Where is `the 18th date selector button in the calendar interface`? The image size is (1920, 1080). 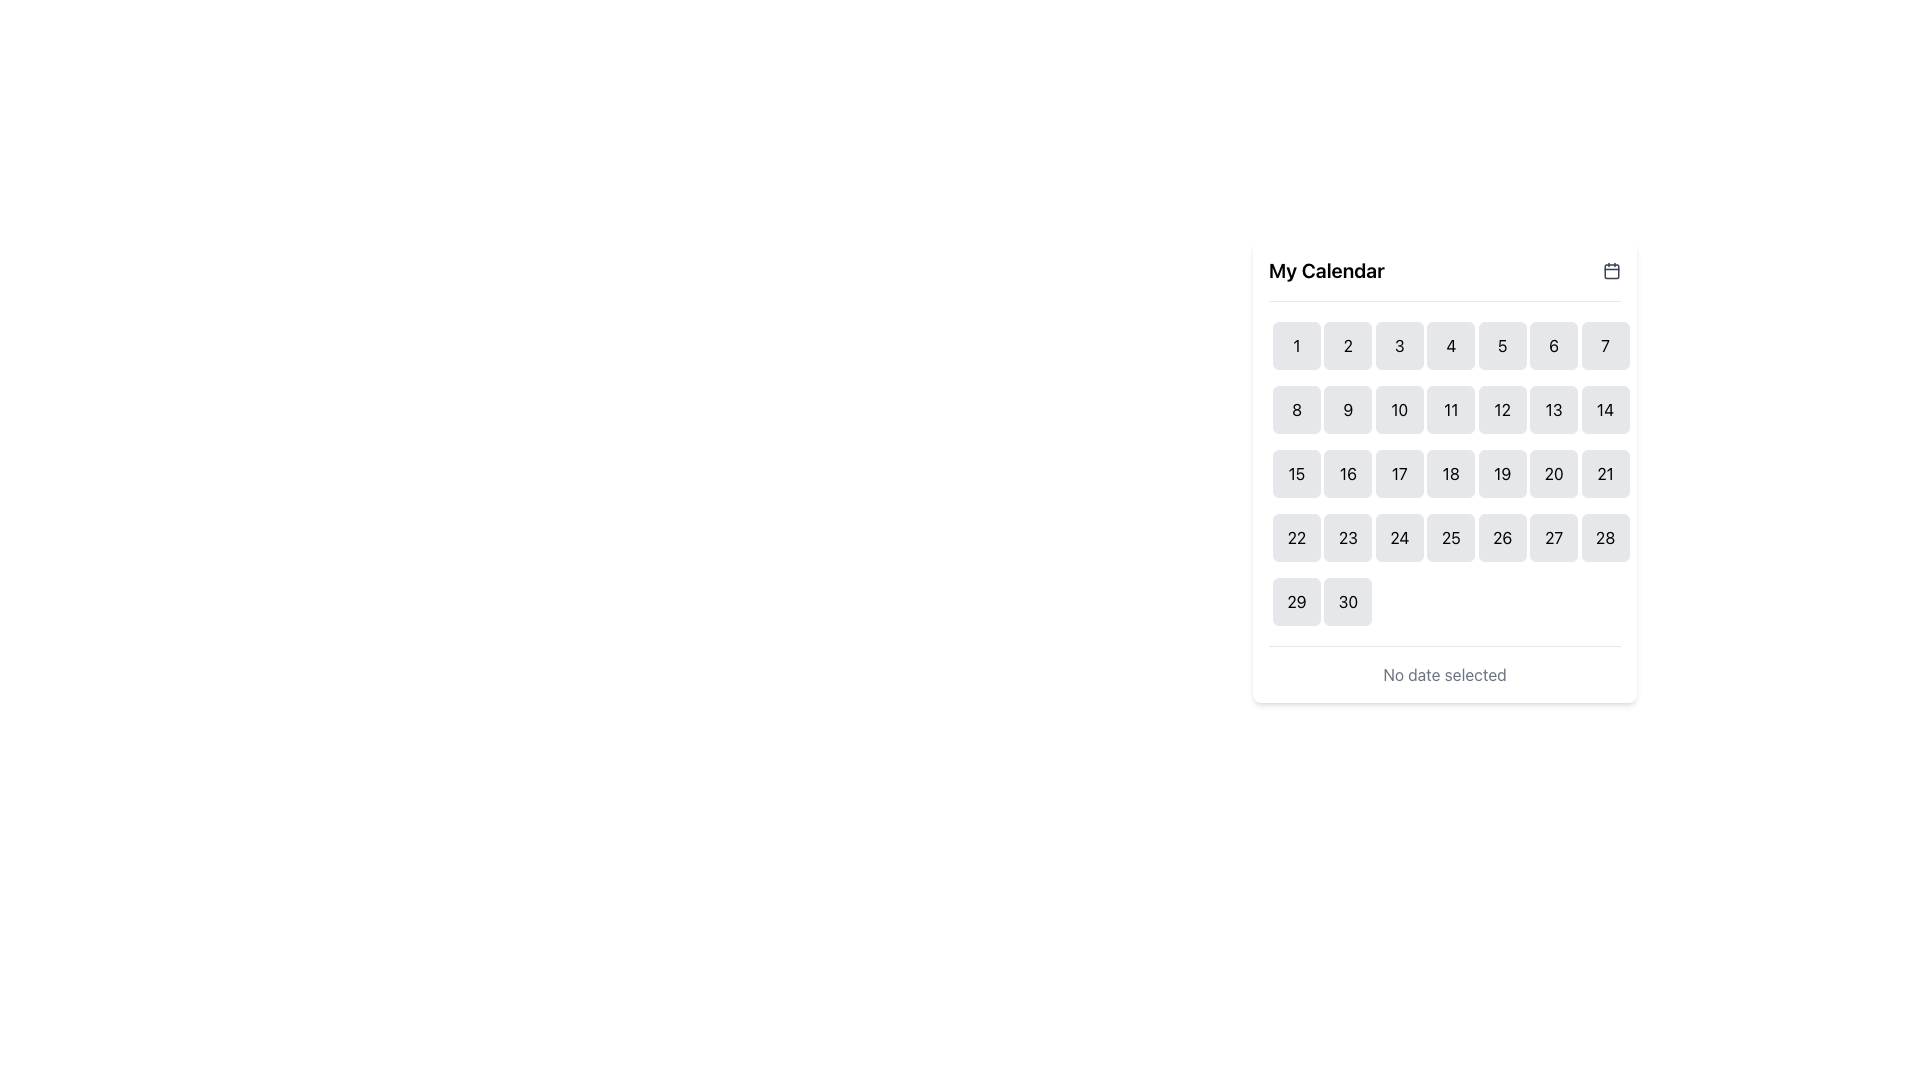 the 18th date selector button in the calendar interface is located at coordinates (1451, 474).